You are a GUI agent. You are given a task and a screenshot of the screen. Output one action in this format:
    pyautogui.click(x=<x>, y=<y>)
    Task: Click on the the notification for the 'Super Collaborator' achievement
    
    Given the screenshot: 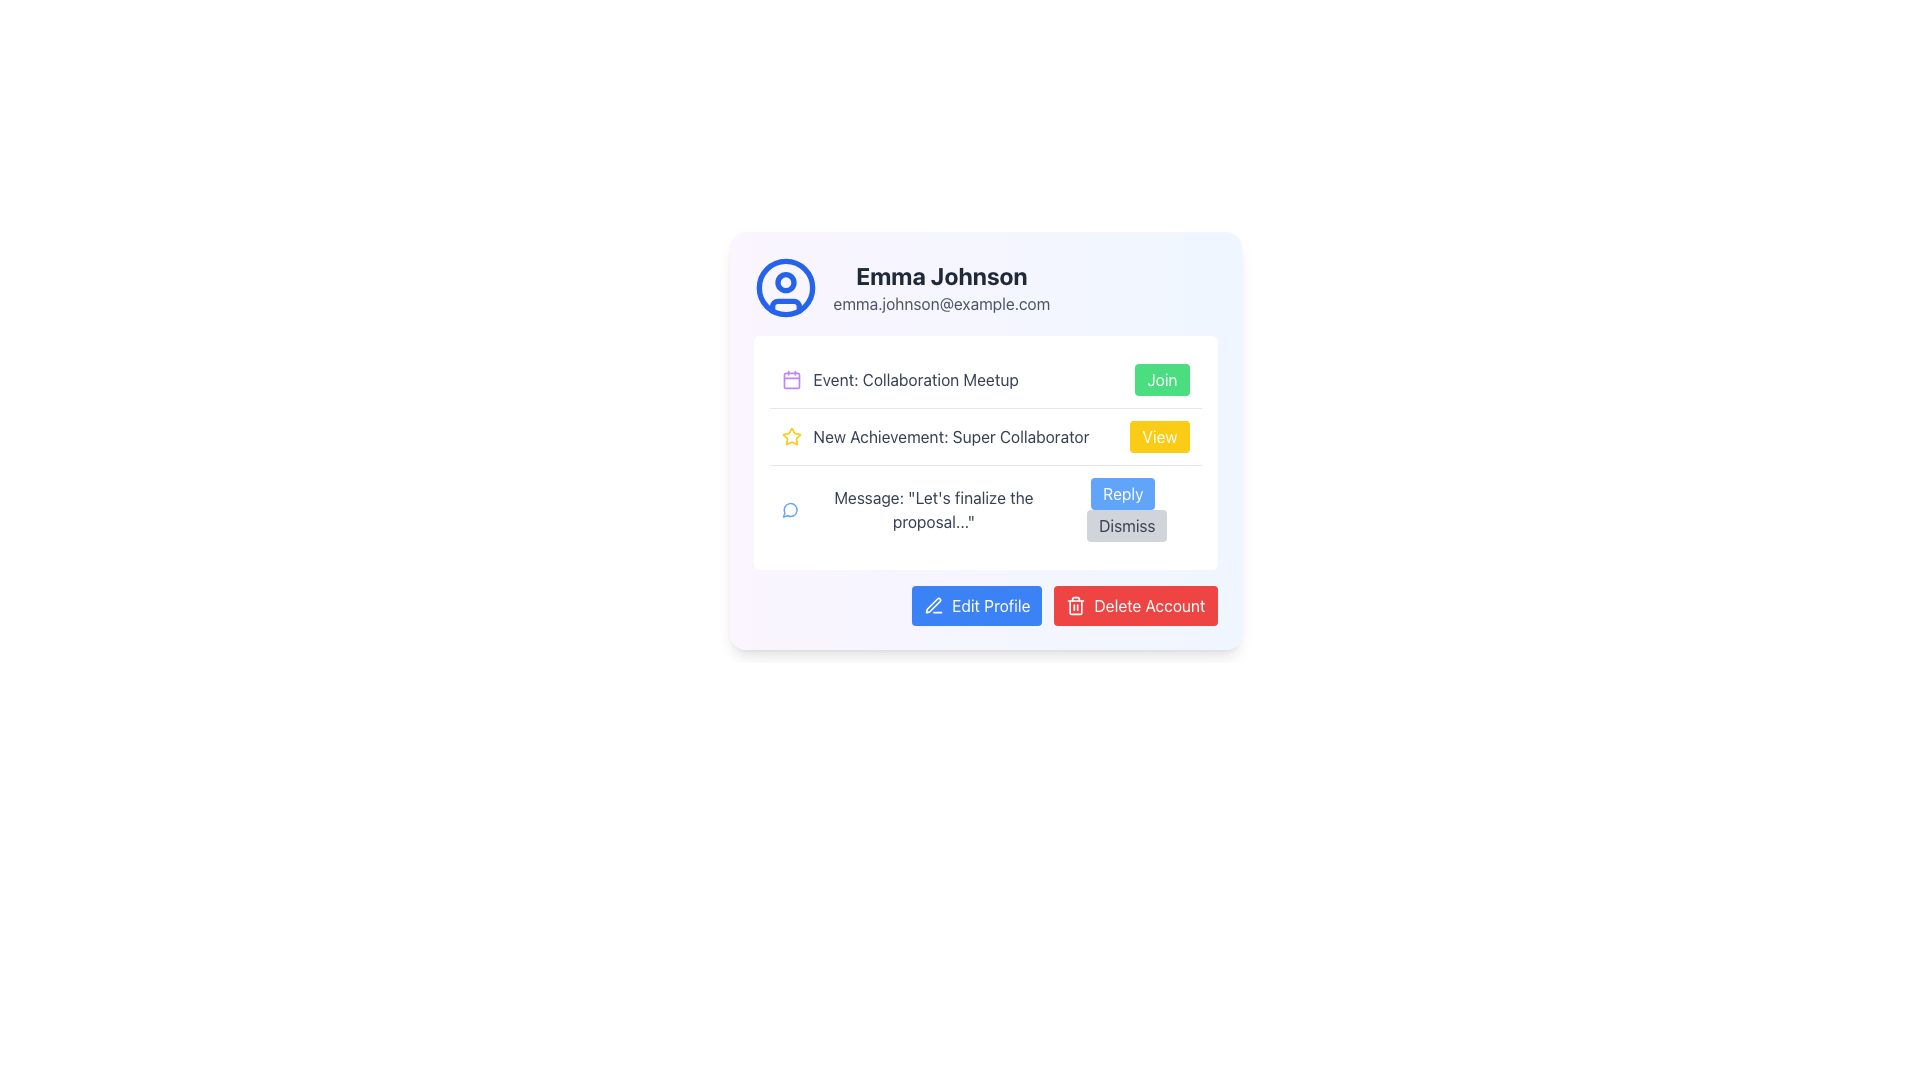 What is the action you would take?
    pyautogui.click(x=985, y=435)
    